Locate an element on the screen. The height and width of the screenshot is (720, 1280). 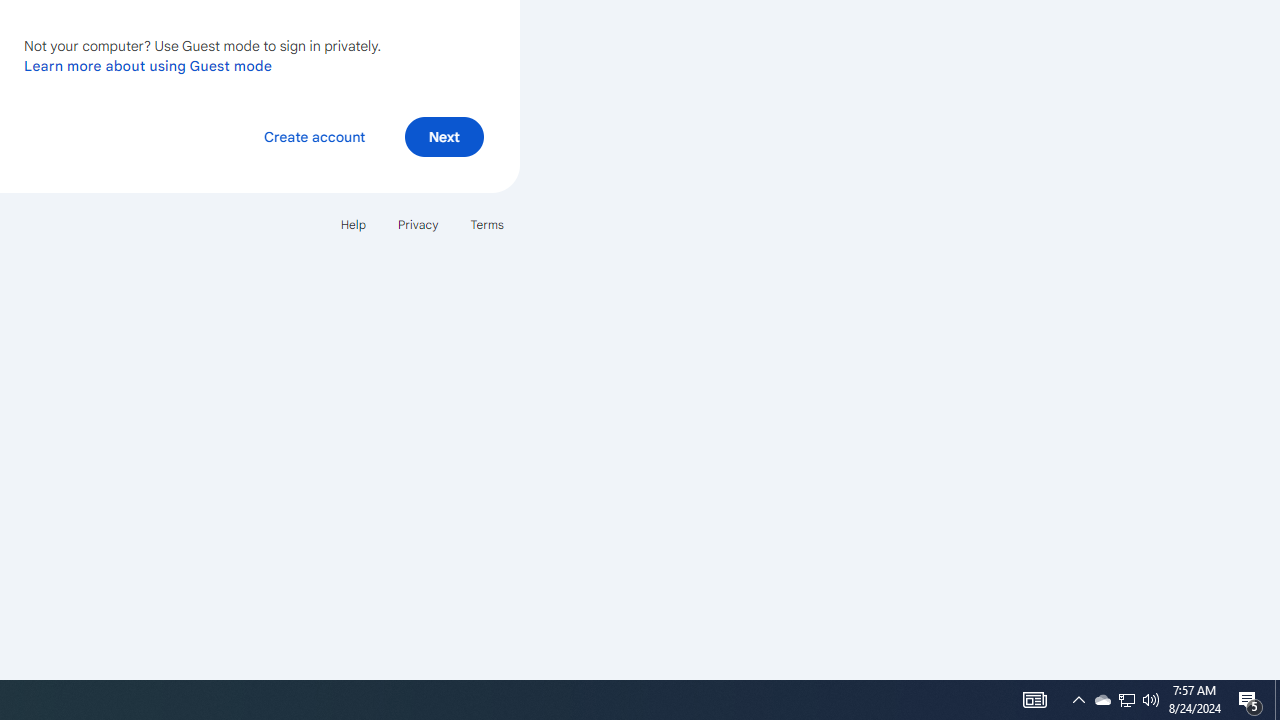
'Create account' is located at coordinates (313, 135).